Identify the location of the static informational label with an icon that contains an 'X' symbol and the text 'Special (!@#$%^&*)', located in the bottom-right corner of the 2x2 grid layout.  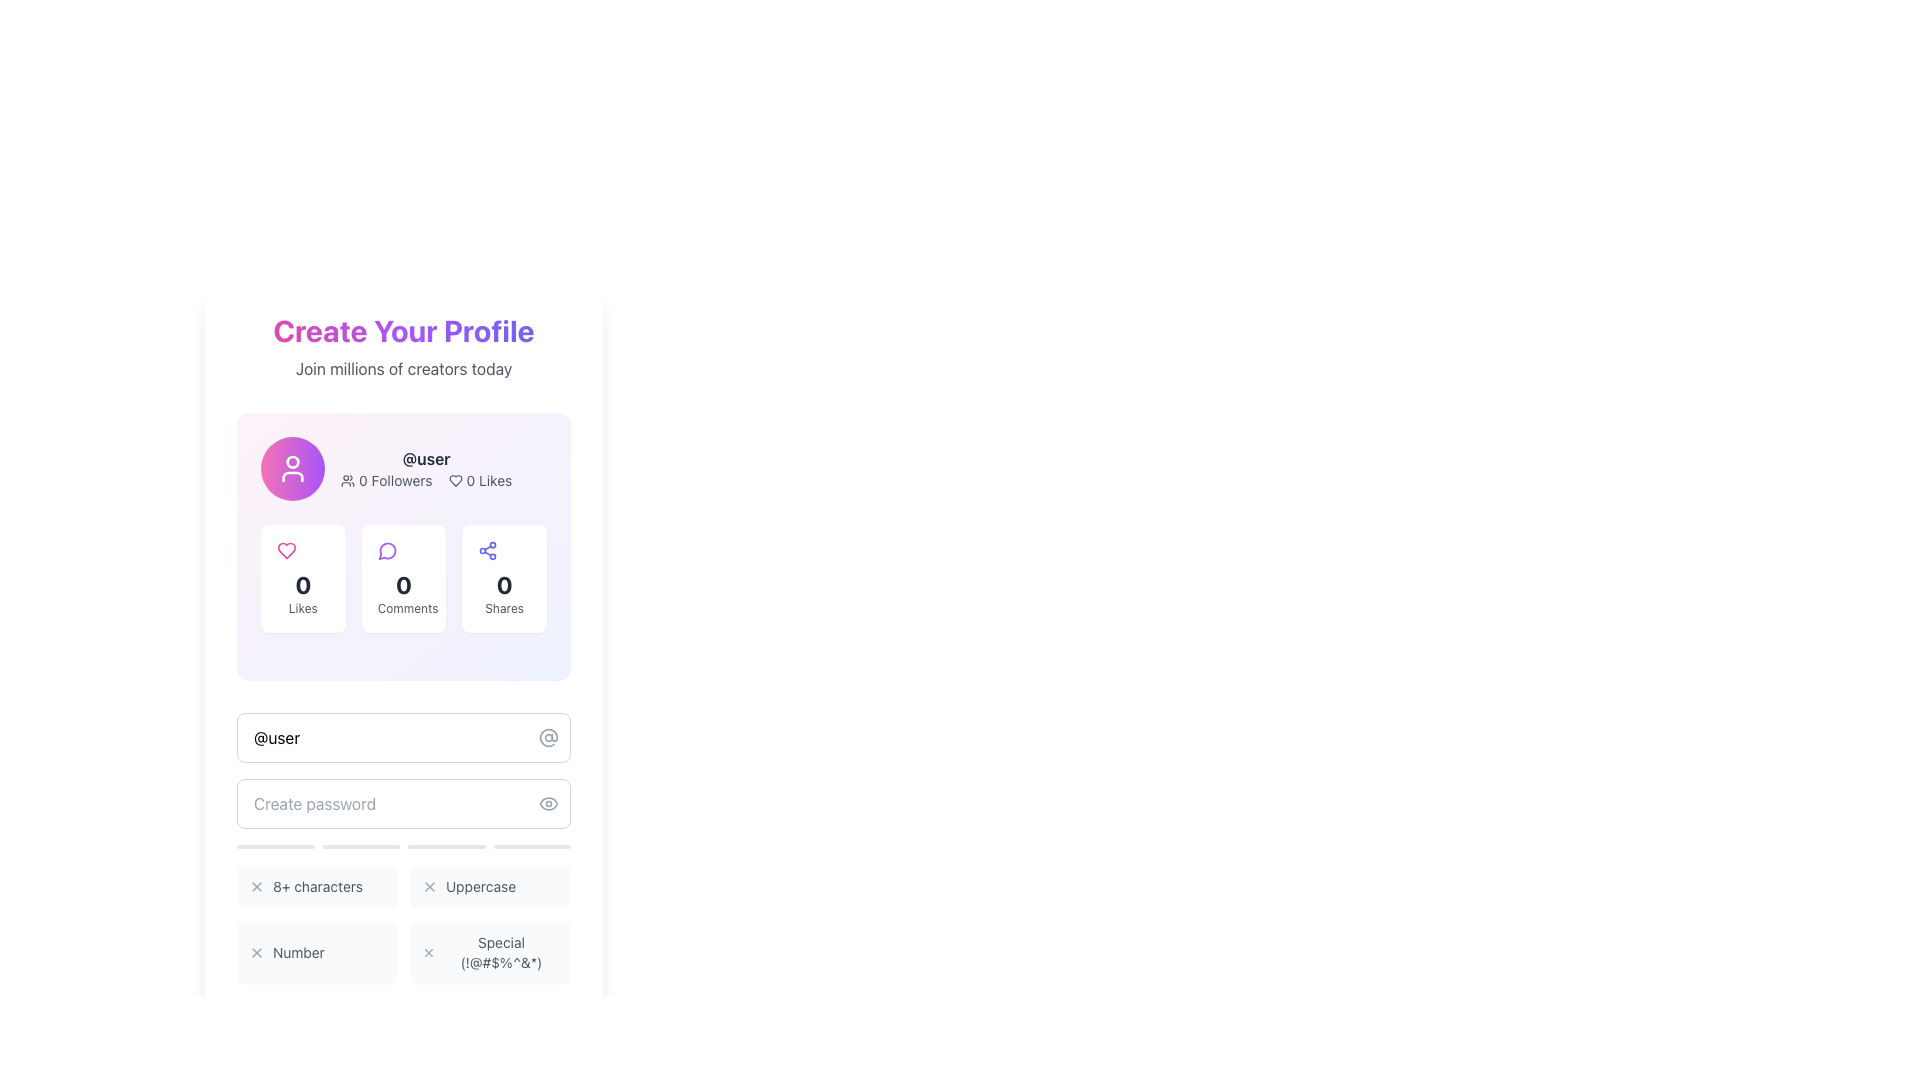
(490, 951).